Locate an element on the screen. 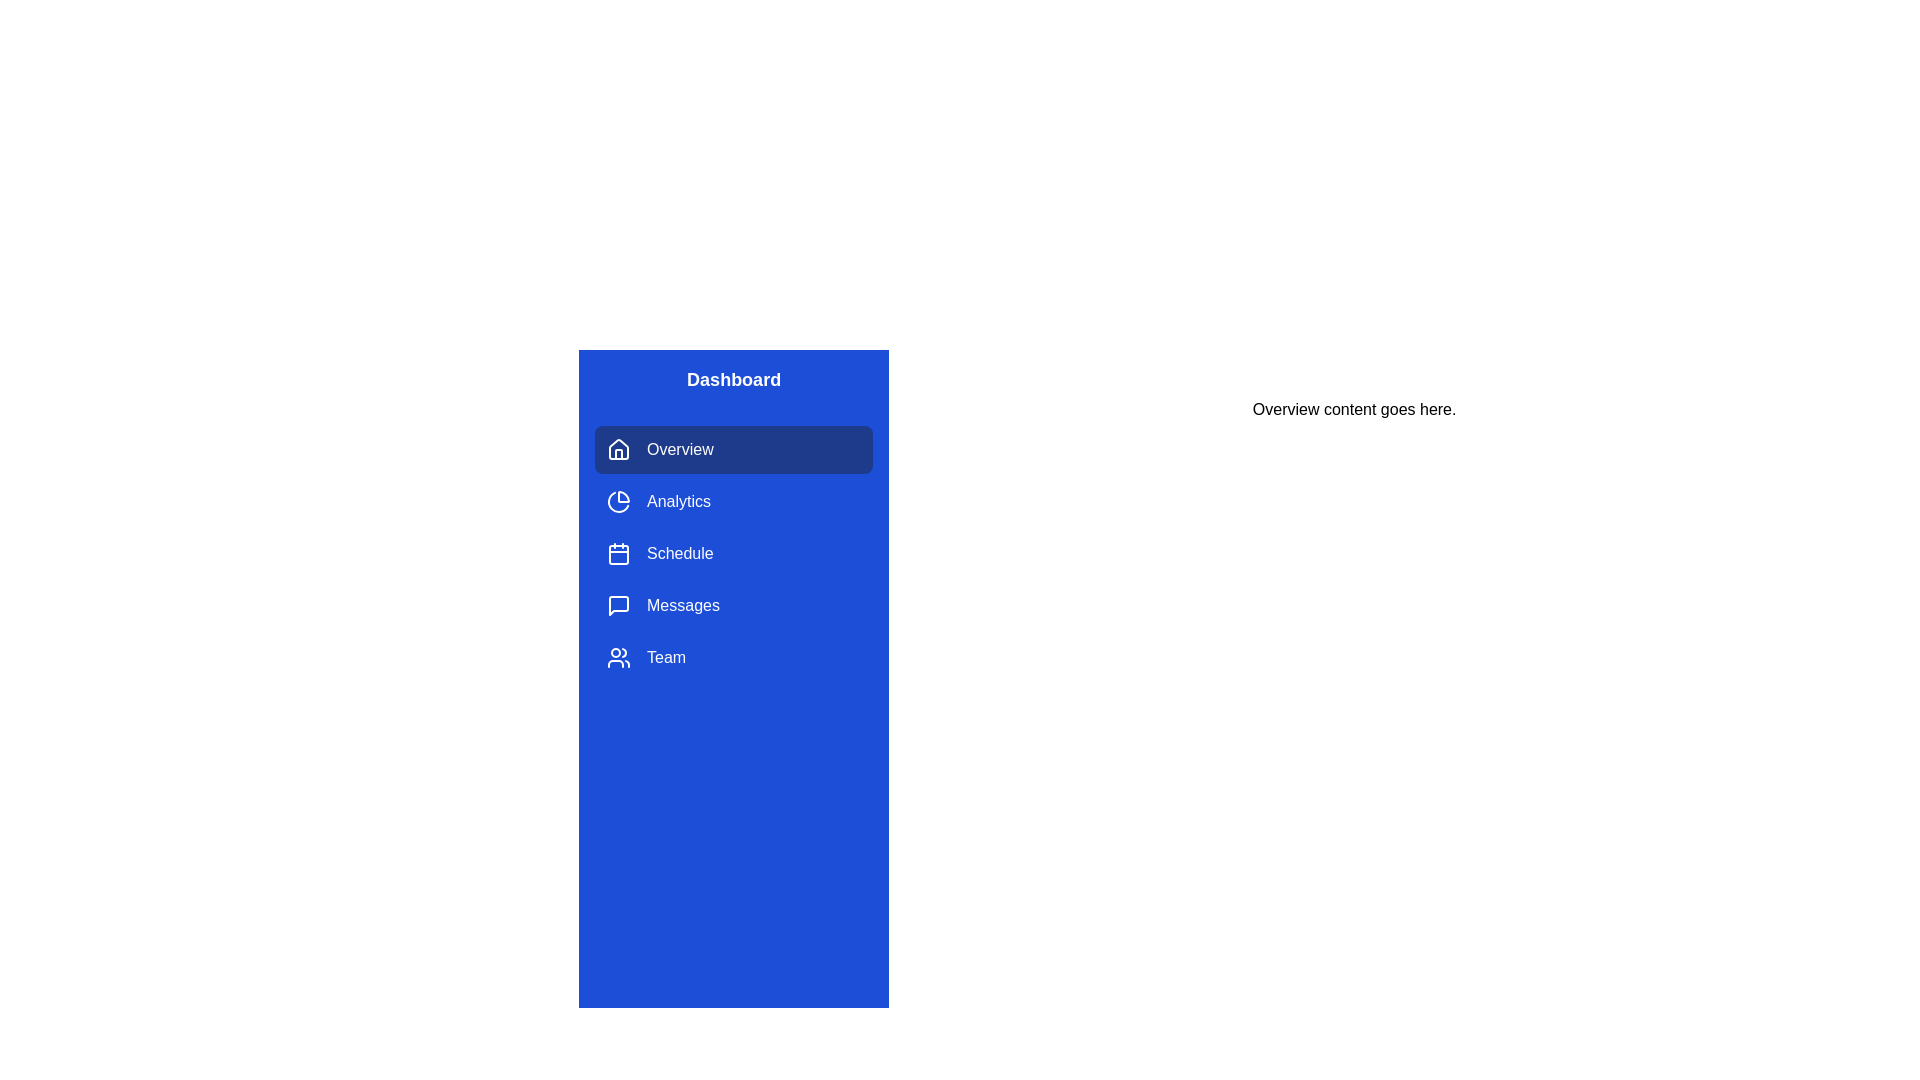 The height and width of the screenshot is (1080, 1920). the 'Team' text label in the vertical menu, which is styled with bold white font on a blue background is located at coordinates (666, 658).